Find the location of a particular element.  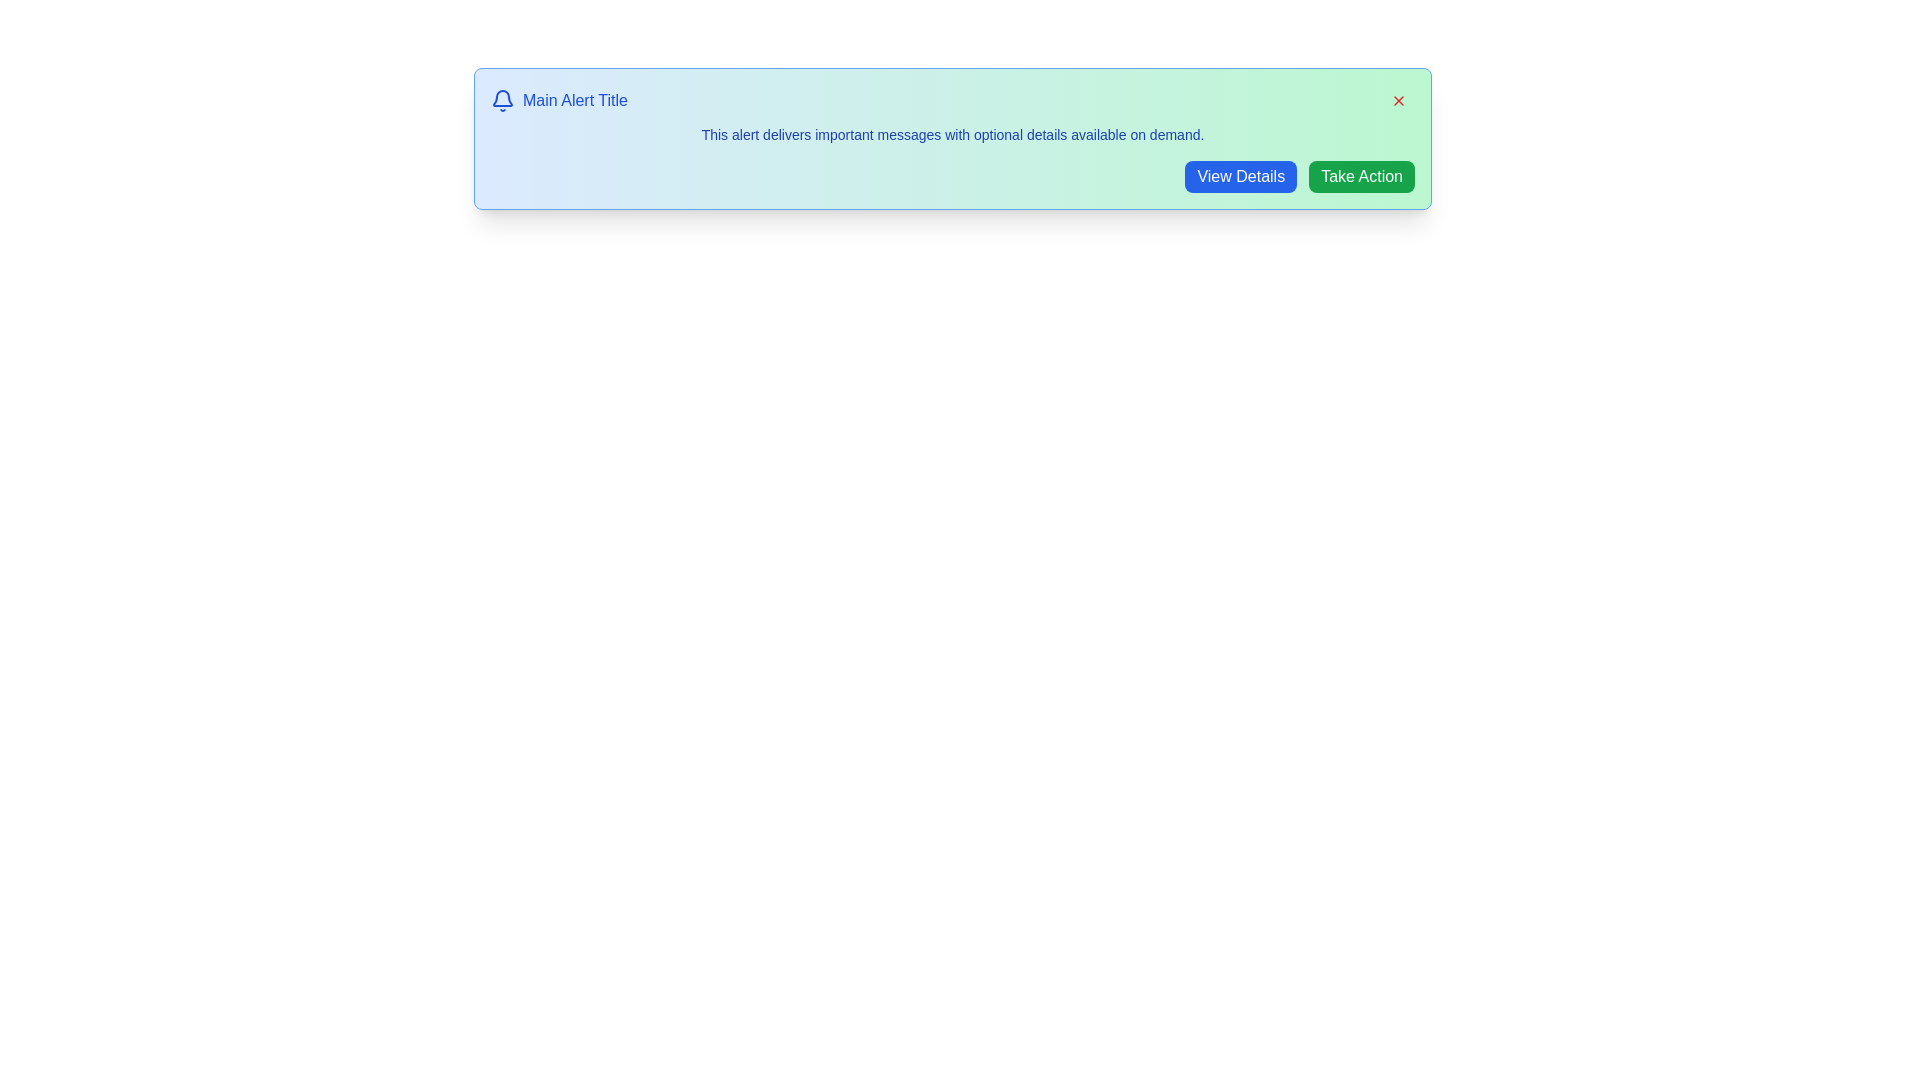

'Take Action' button to perform the primary alert action is located at coordinates (1361, 176).